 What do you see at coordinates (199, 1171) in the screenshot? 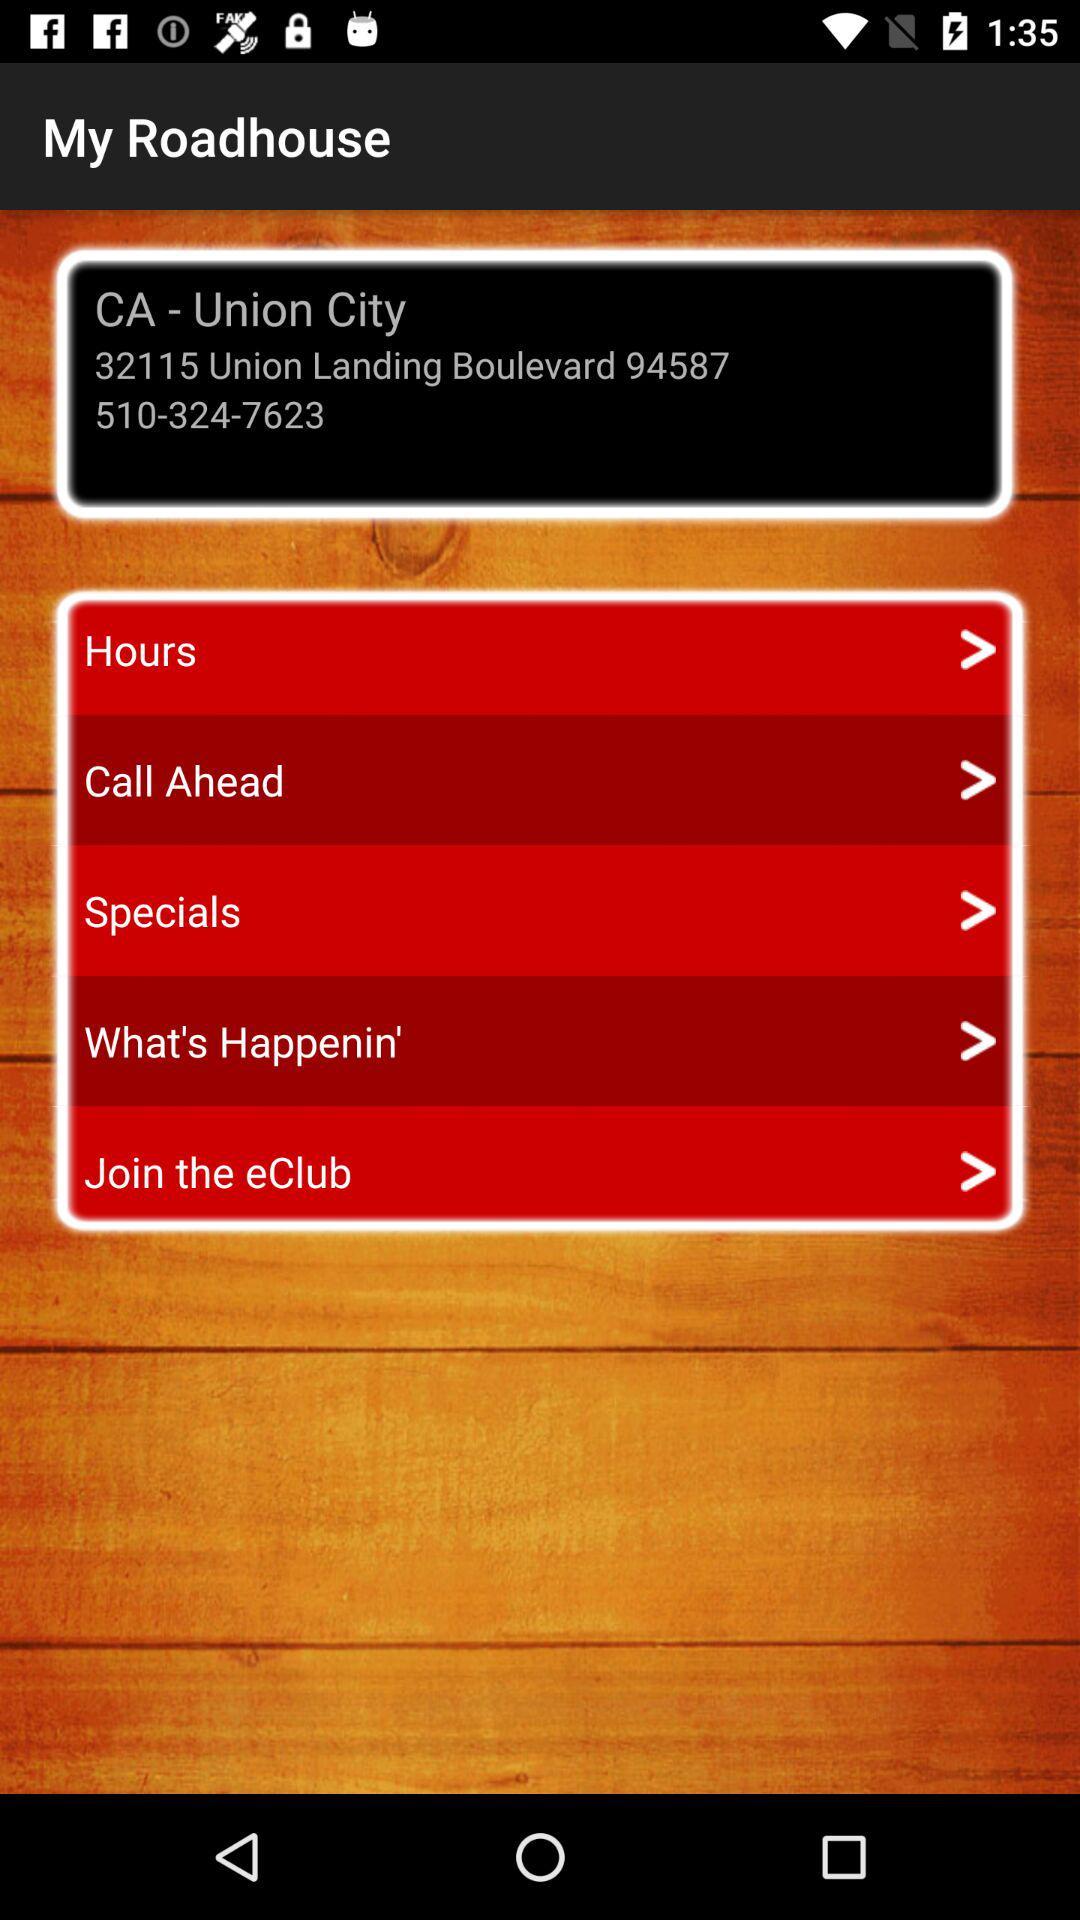
I see `join the eclub` at bounding box center [199, 1171].